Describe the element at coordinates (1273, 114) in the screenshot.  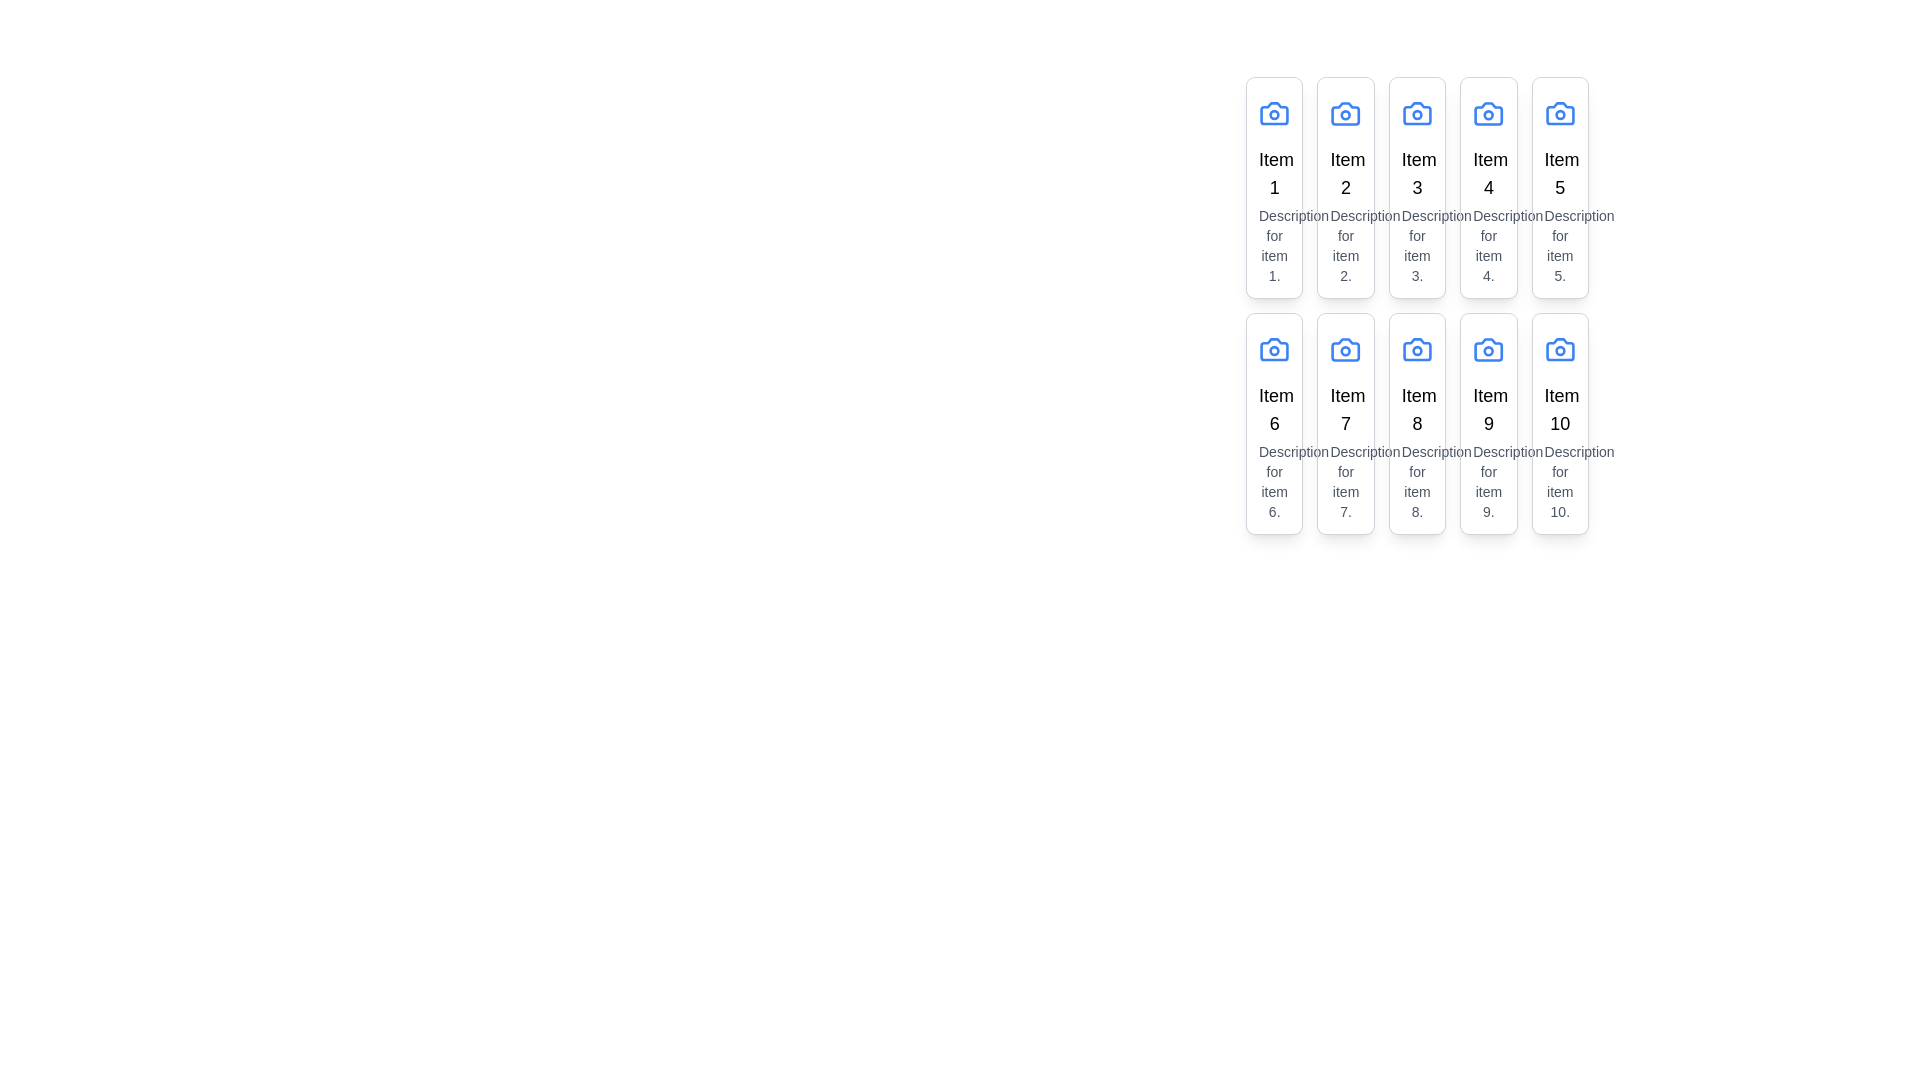
I see `the decorative icon at the top-center of the 'Item 1' card, which signifies a photographic context` at that location.